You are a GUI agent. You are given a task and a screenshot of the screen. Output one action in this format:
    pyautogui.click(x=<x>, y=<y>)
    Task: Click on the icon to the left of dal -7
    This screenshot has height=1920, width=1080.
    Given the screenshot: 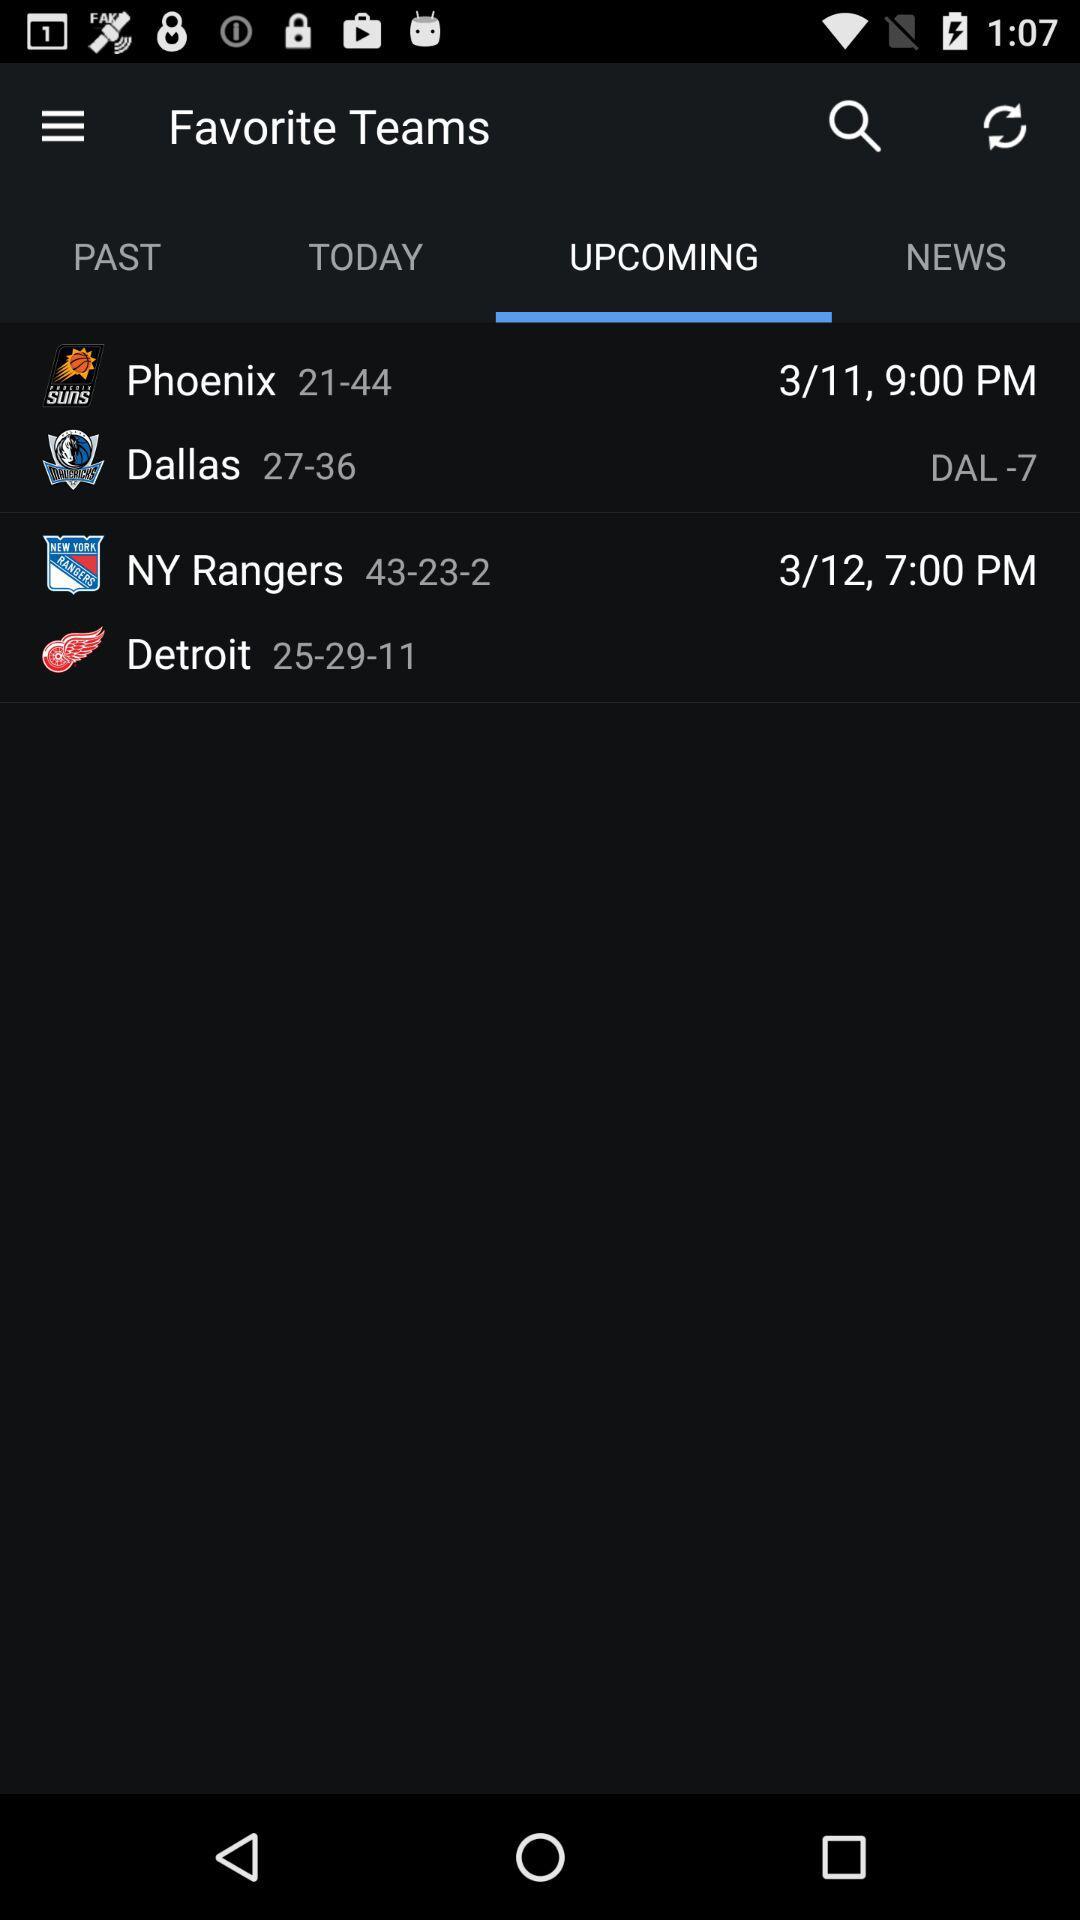 What is the action you would take?
    pyautogui.click(x=309, y=464)
    